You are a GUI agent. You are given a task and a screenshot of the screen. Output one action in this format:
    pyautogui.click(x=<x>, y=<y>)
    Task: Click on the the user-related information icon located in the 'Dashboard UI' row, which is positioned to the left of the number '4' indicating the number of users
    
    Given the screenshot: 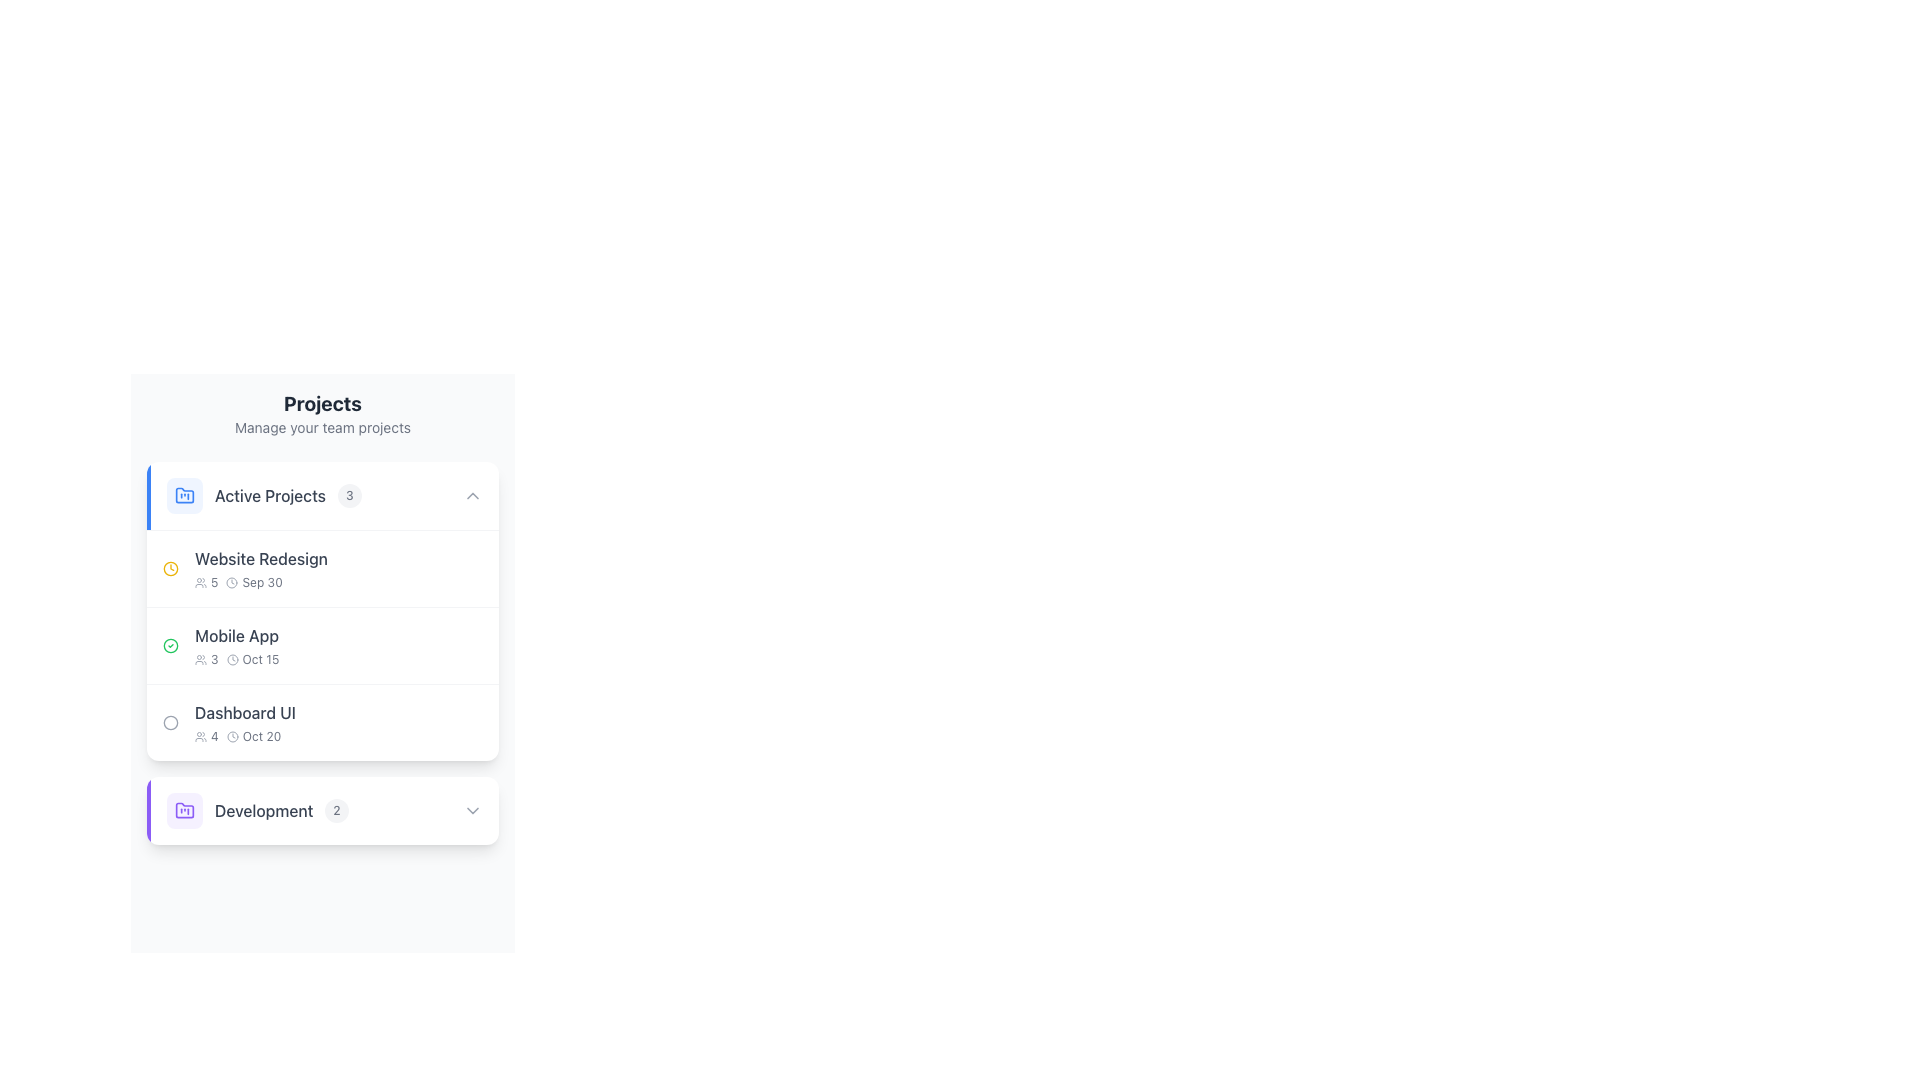 What is the action you would take?
    pyautogui.click(x=201, y=736)
    